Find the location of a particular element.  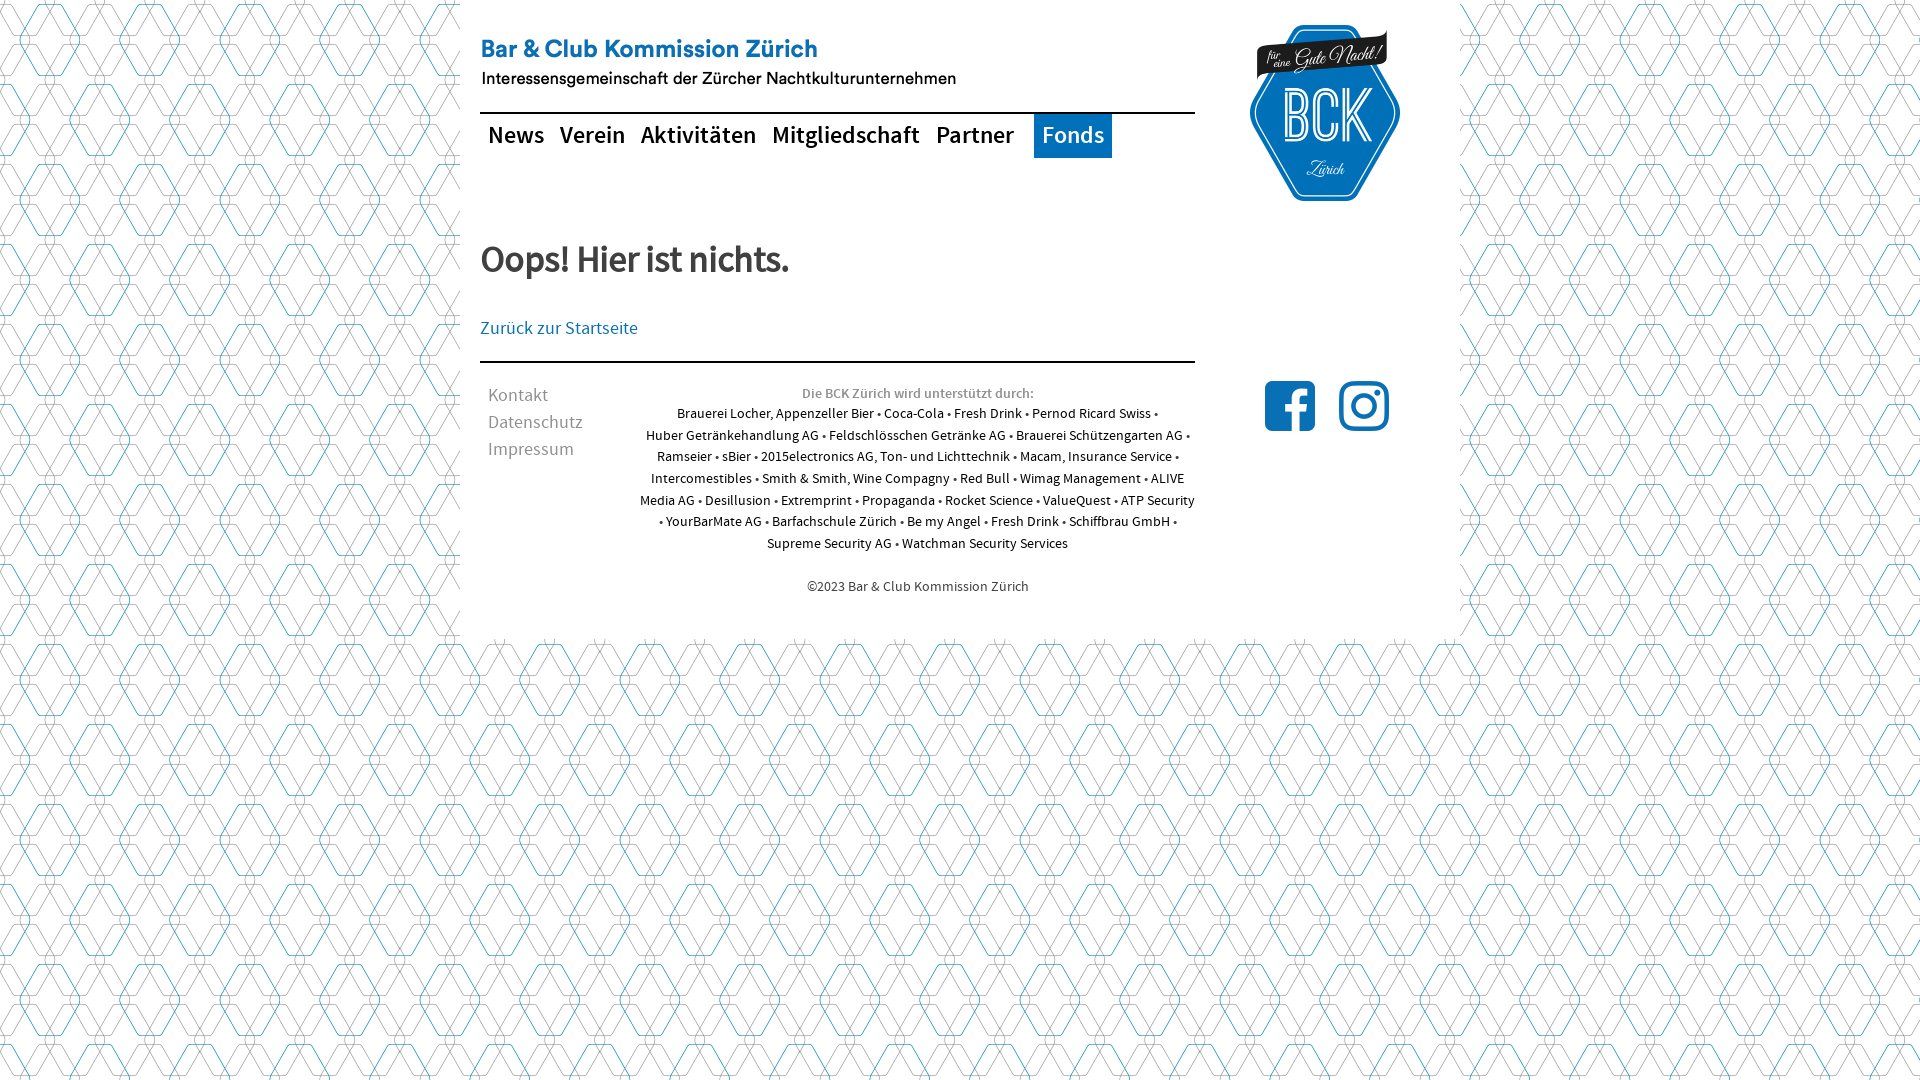

'Partner' is located at coordinates (974, 135).